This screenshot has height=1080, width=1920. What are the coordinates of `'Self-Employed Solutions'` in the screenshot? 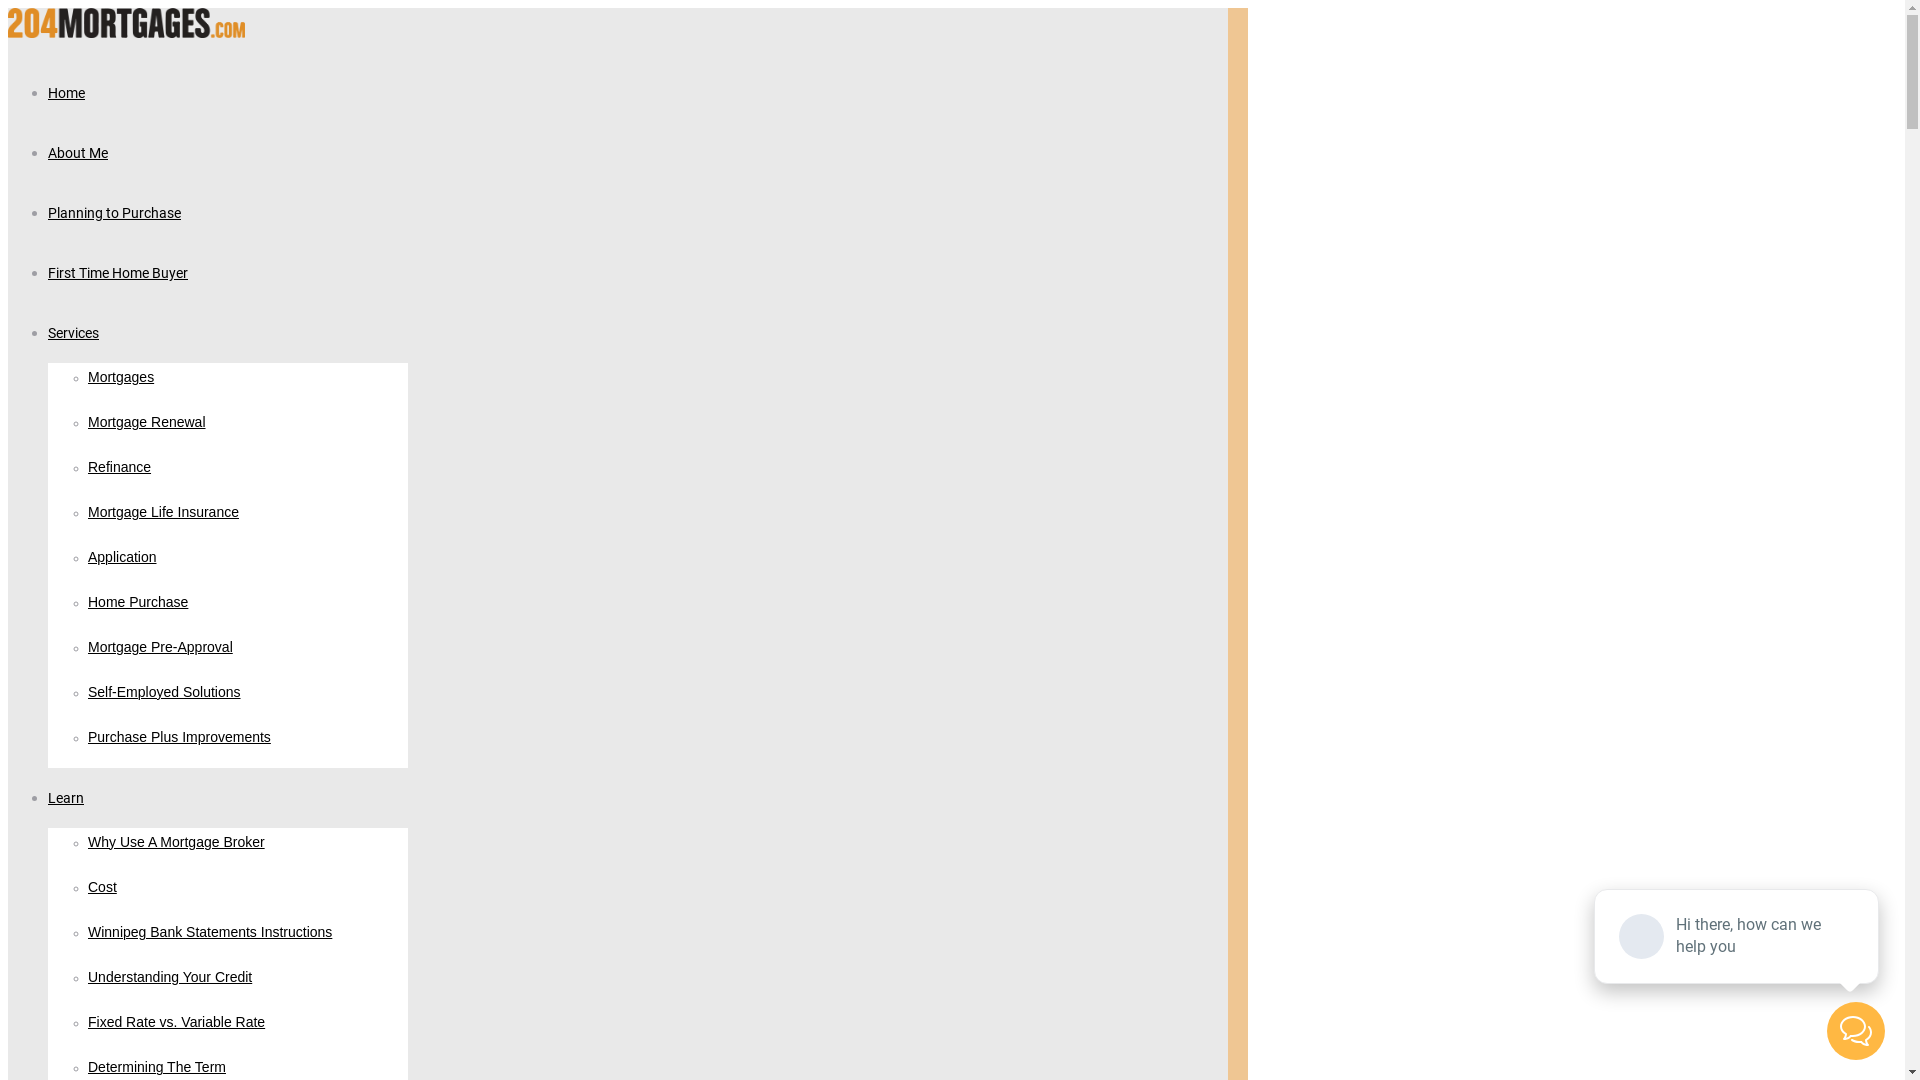 It's located at (164, 692).